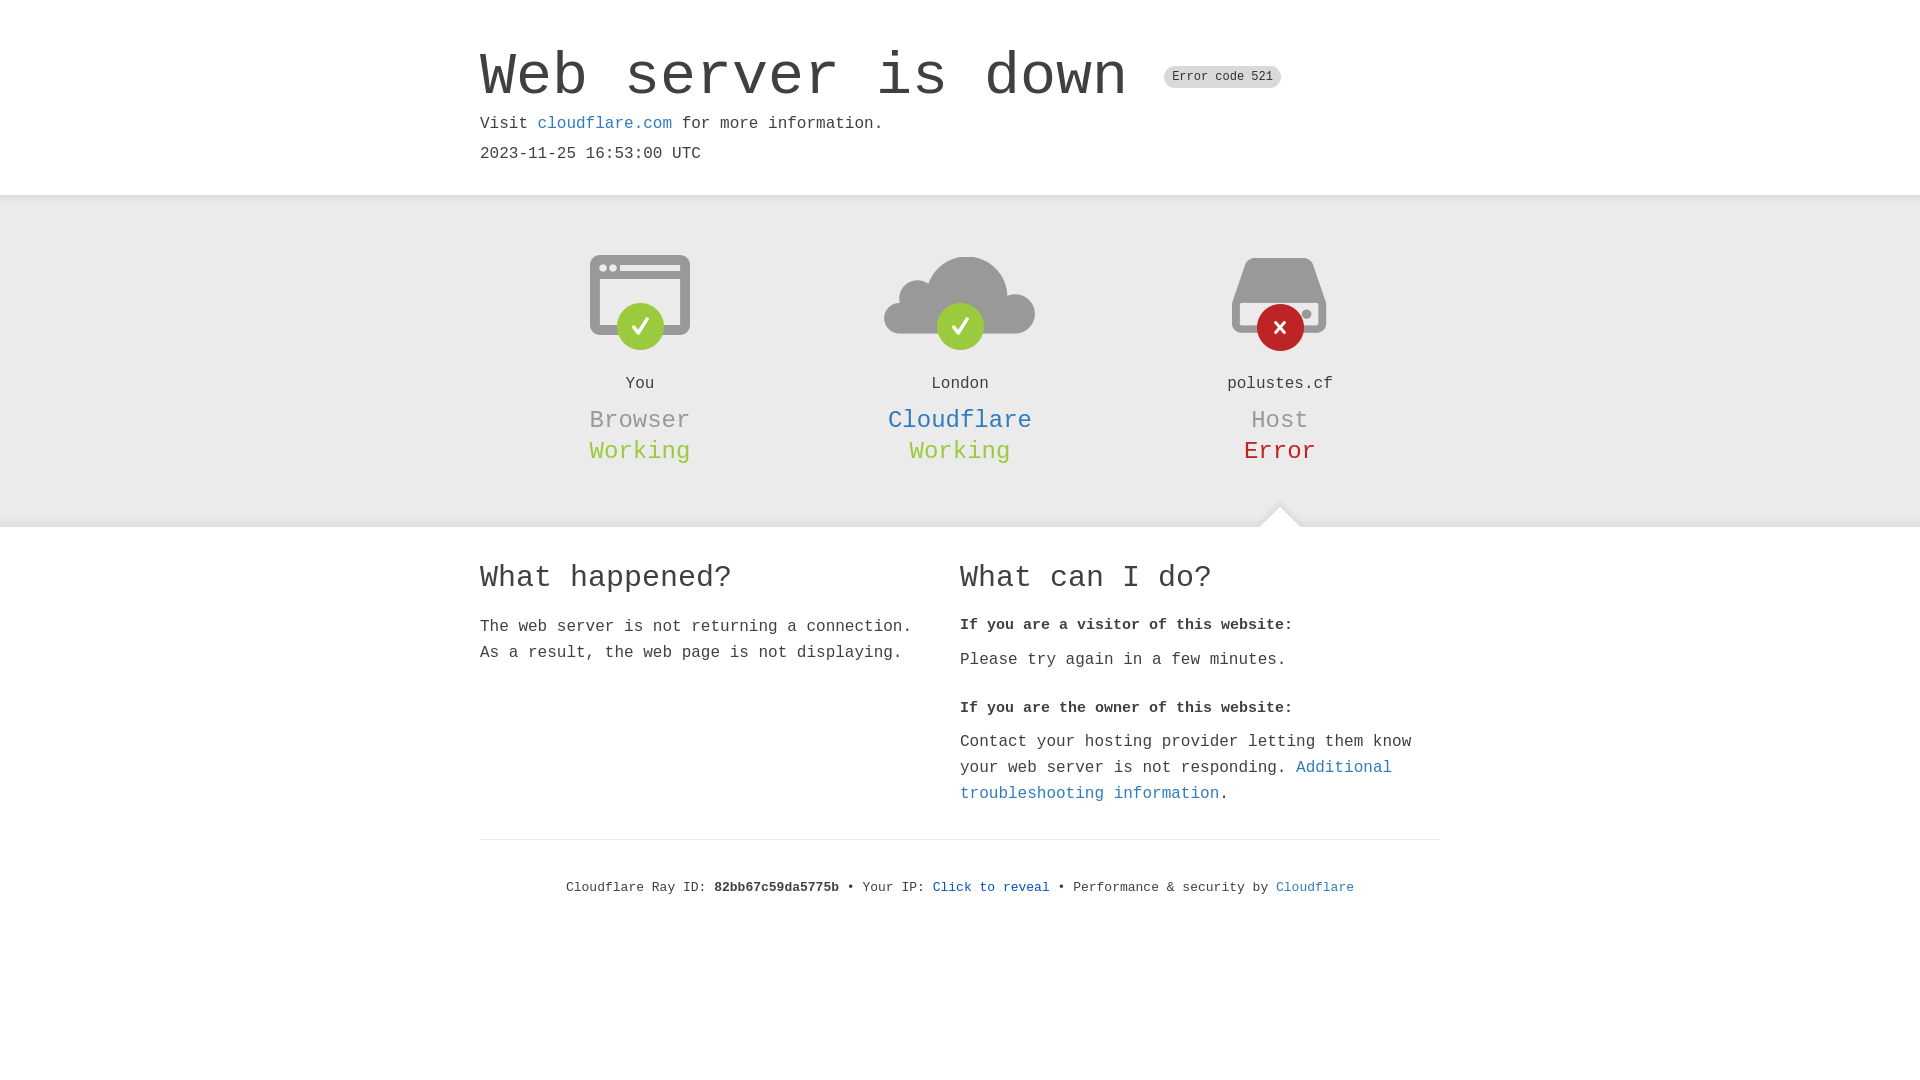  What do you see at coordinates (1275, 886) in the screenshot?
I see `'Cloudflare'` at bounding box center [1275, 886].